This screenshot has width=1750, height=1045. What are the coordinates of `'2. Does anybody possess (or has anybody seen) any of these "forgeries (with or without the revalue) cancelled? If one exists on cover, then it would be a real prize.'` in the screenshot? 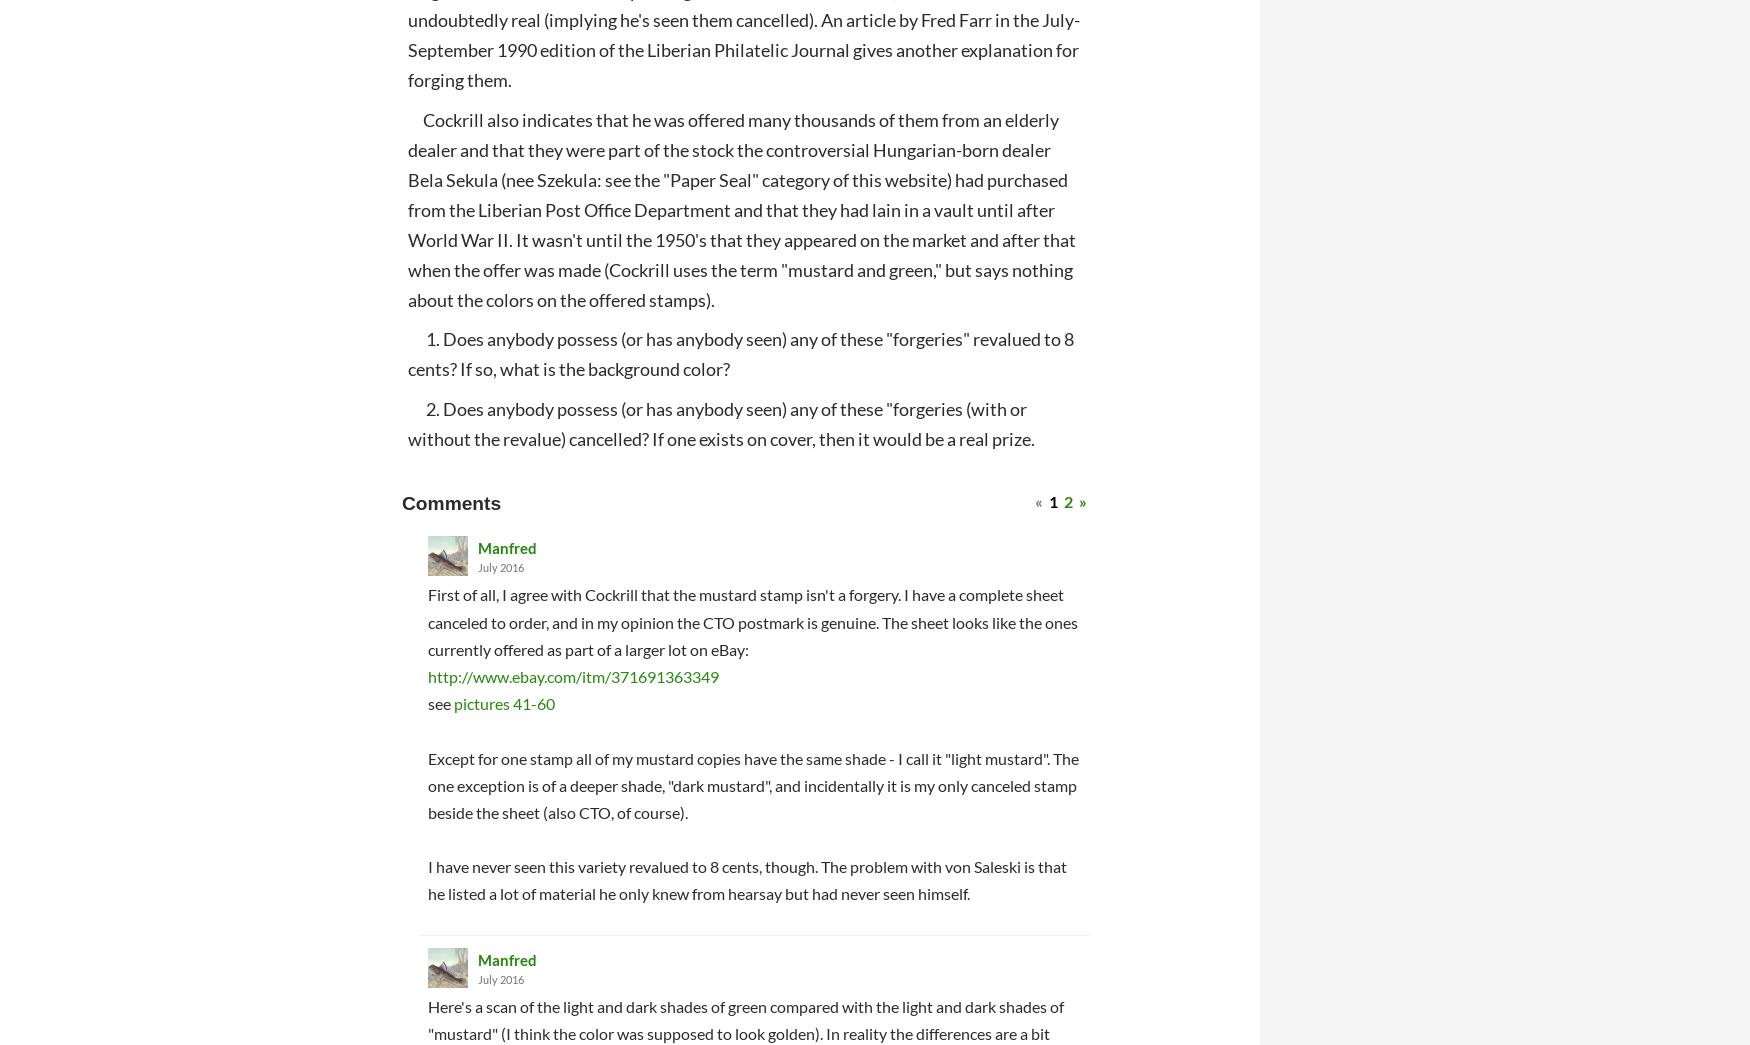 It's located at (721, 424).